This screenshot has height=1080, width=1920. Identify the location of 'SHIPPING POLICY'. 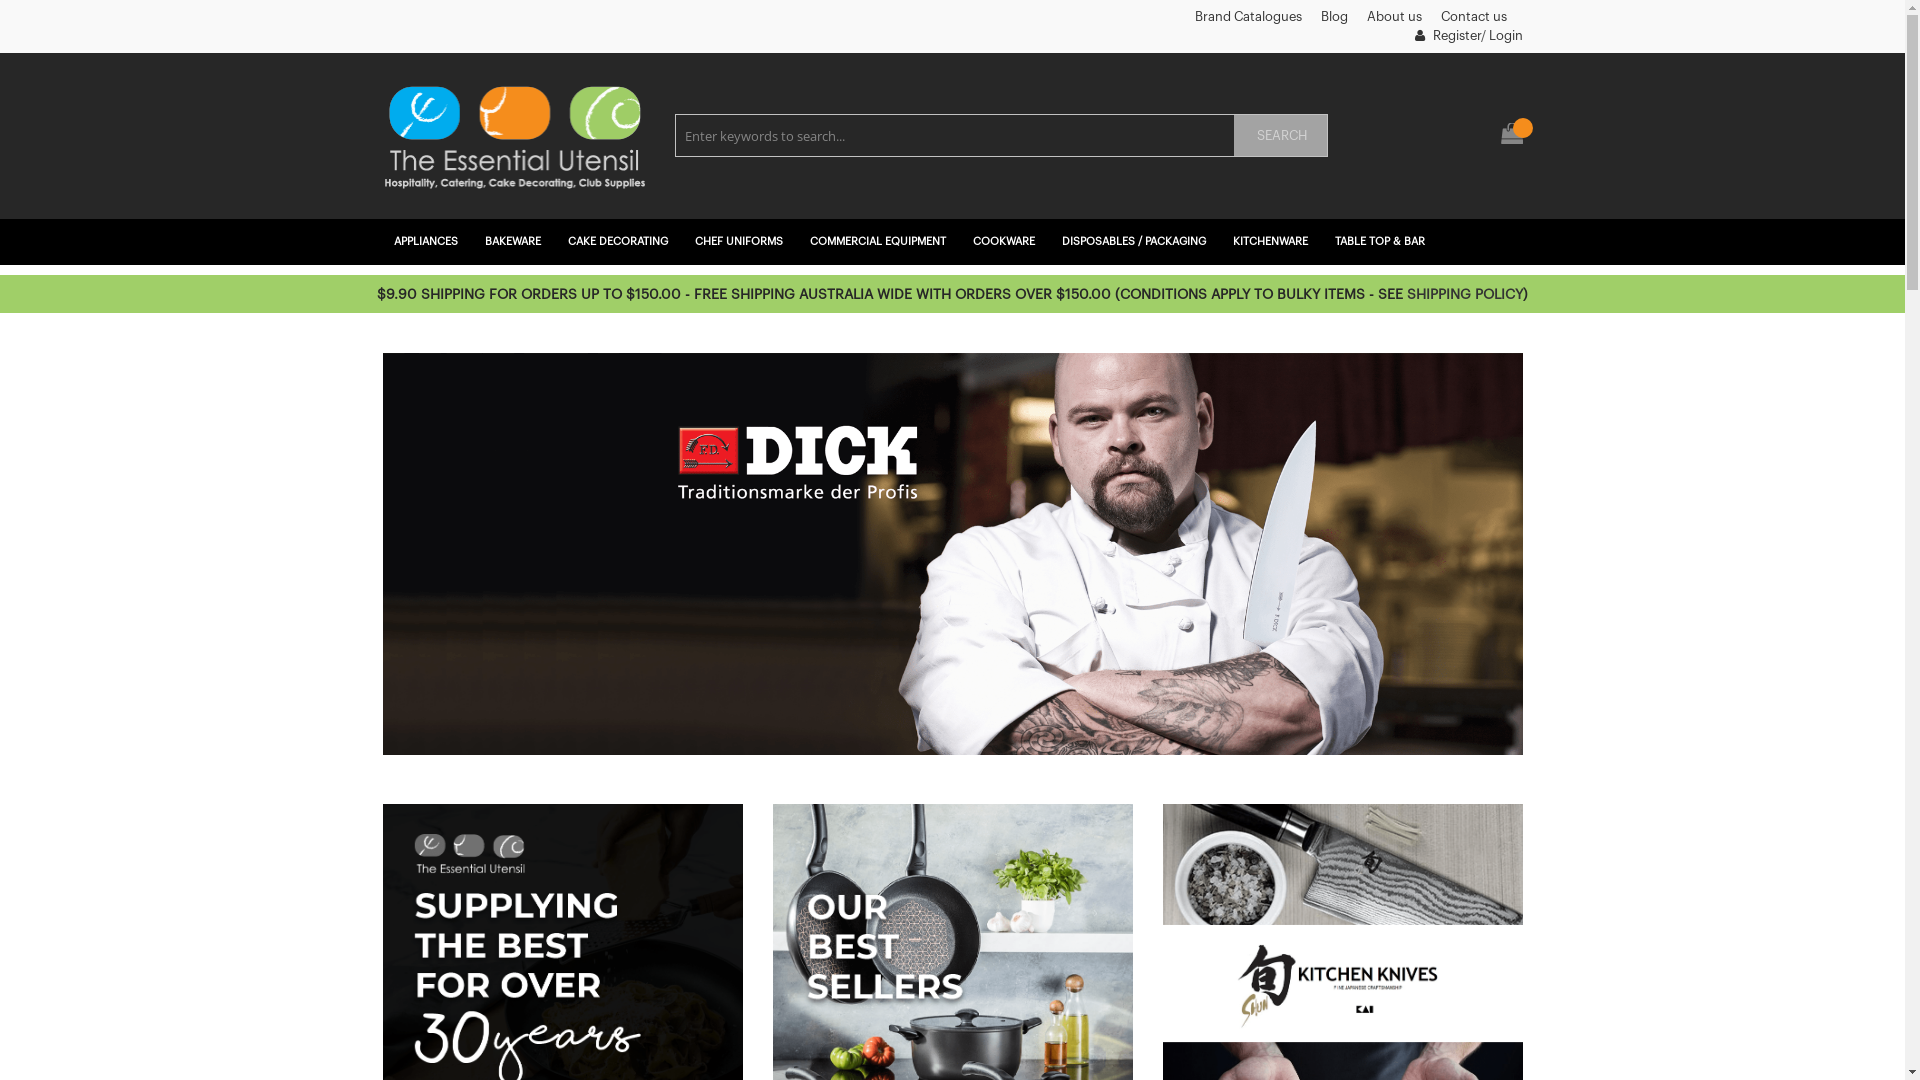
(1464, 294).